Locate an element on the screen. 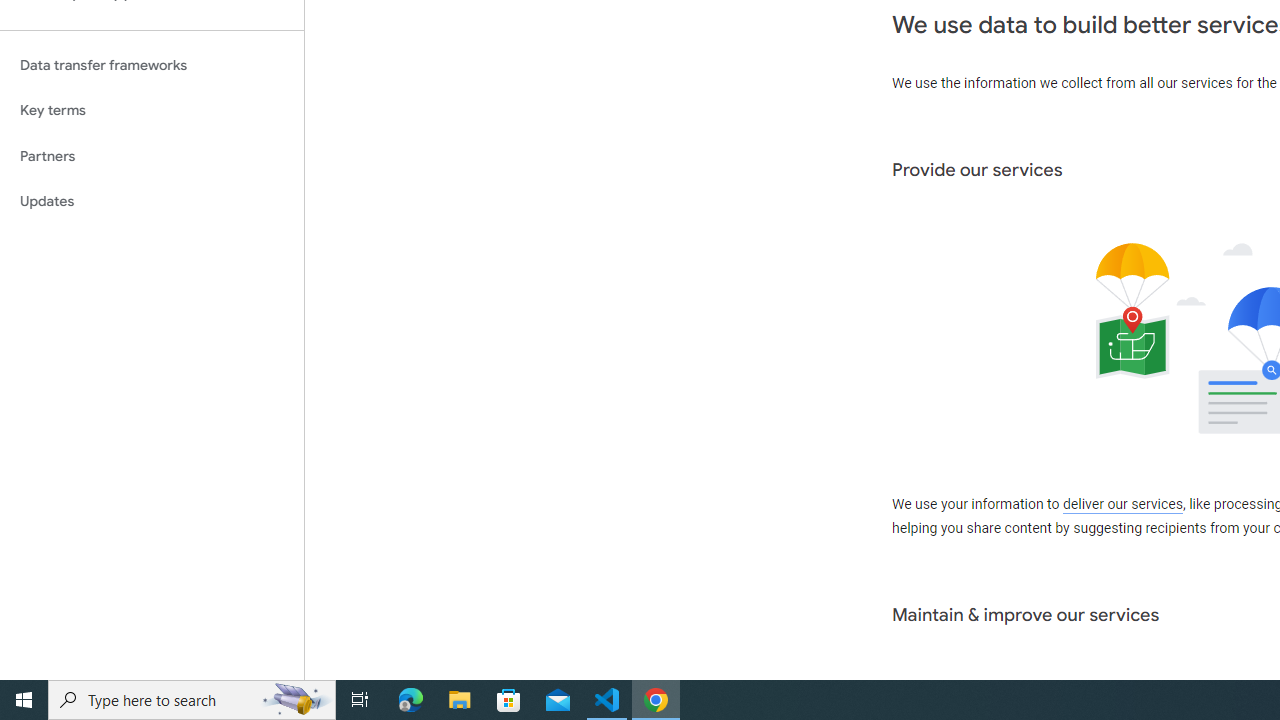 The height and width of the screenshot is (720, 1280). 'Partners' is located at coordinates (151, 155).